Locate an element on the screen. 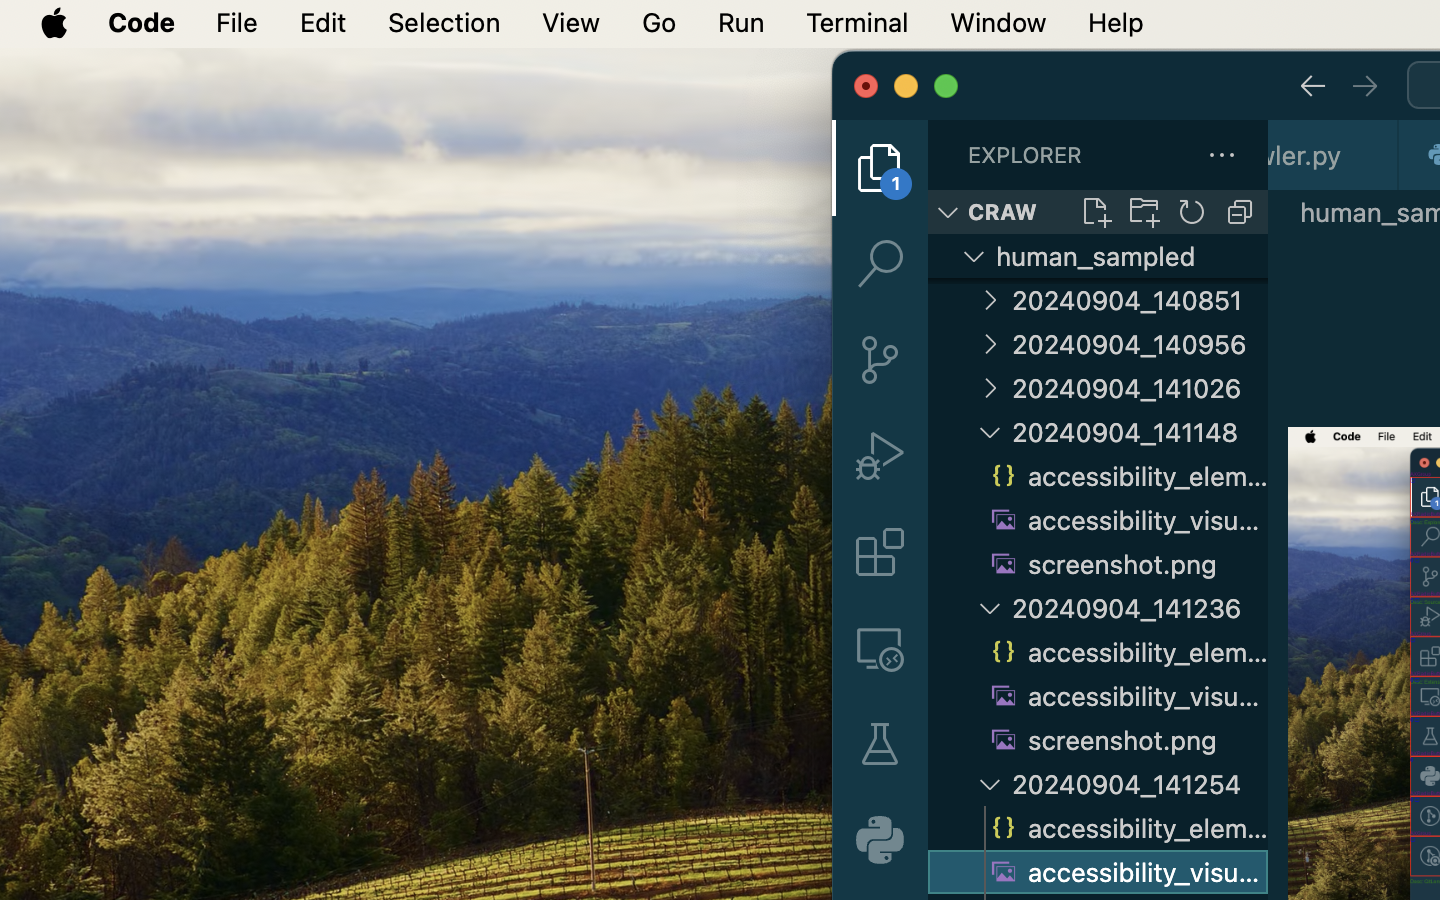 The width and height of the screenshot is (1440, 900). '0 os_crawler.py ' is located at coordinates (1333, 154).